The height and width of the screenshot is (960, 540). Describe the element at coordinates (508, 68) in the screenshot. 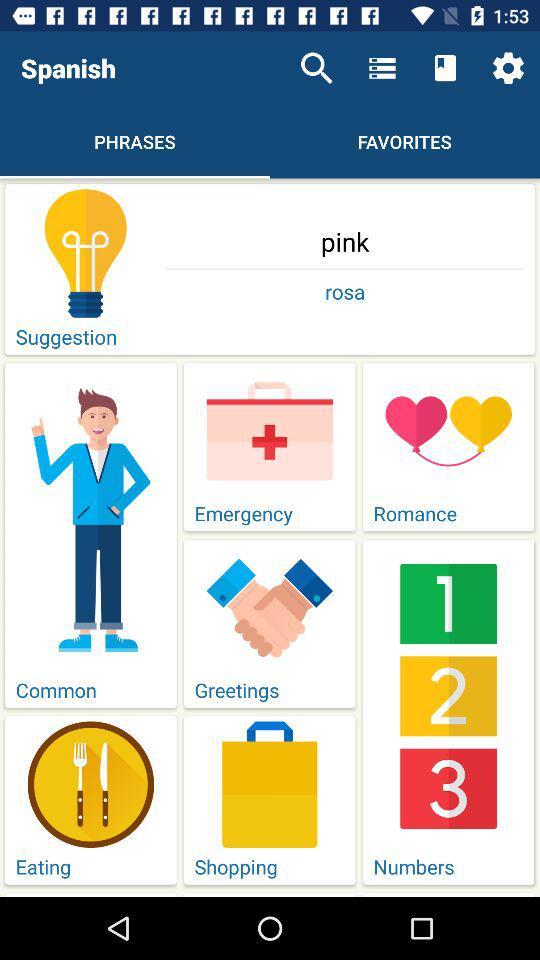

I see `the icon above pink item` at that location.